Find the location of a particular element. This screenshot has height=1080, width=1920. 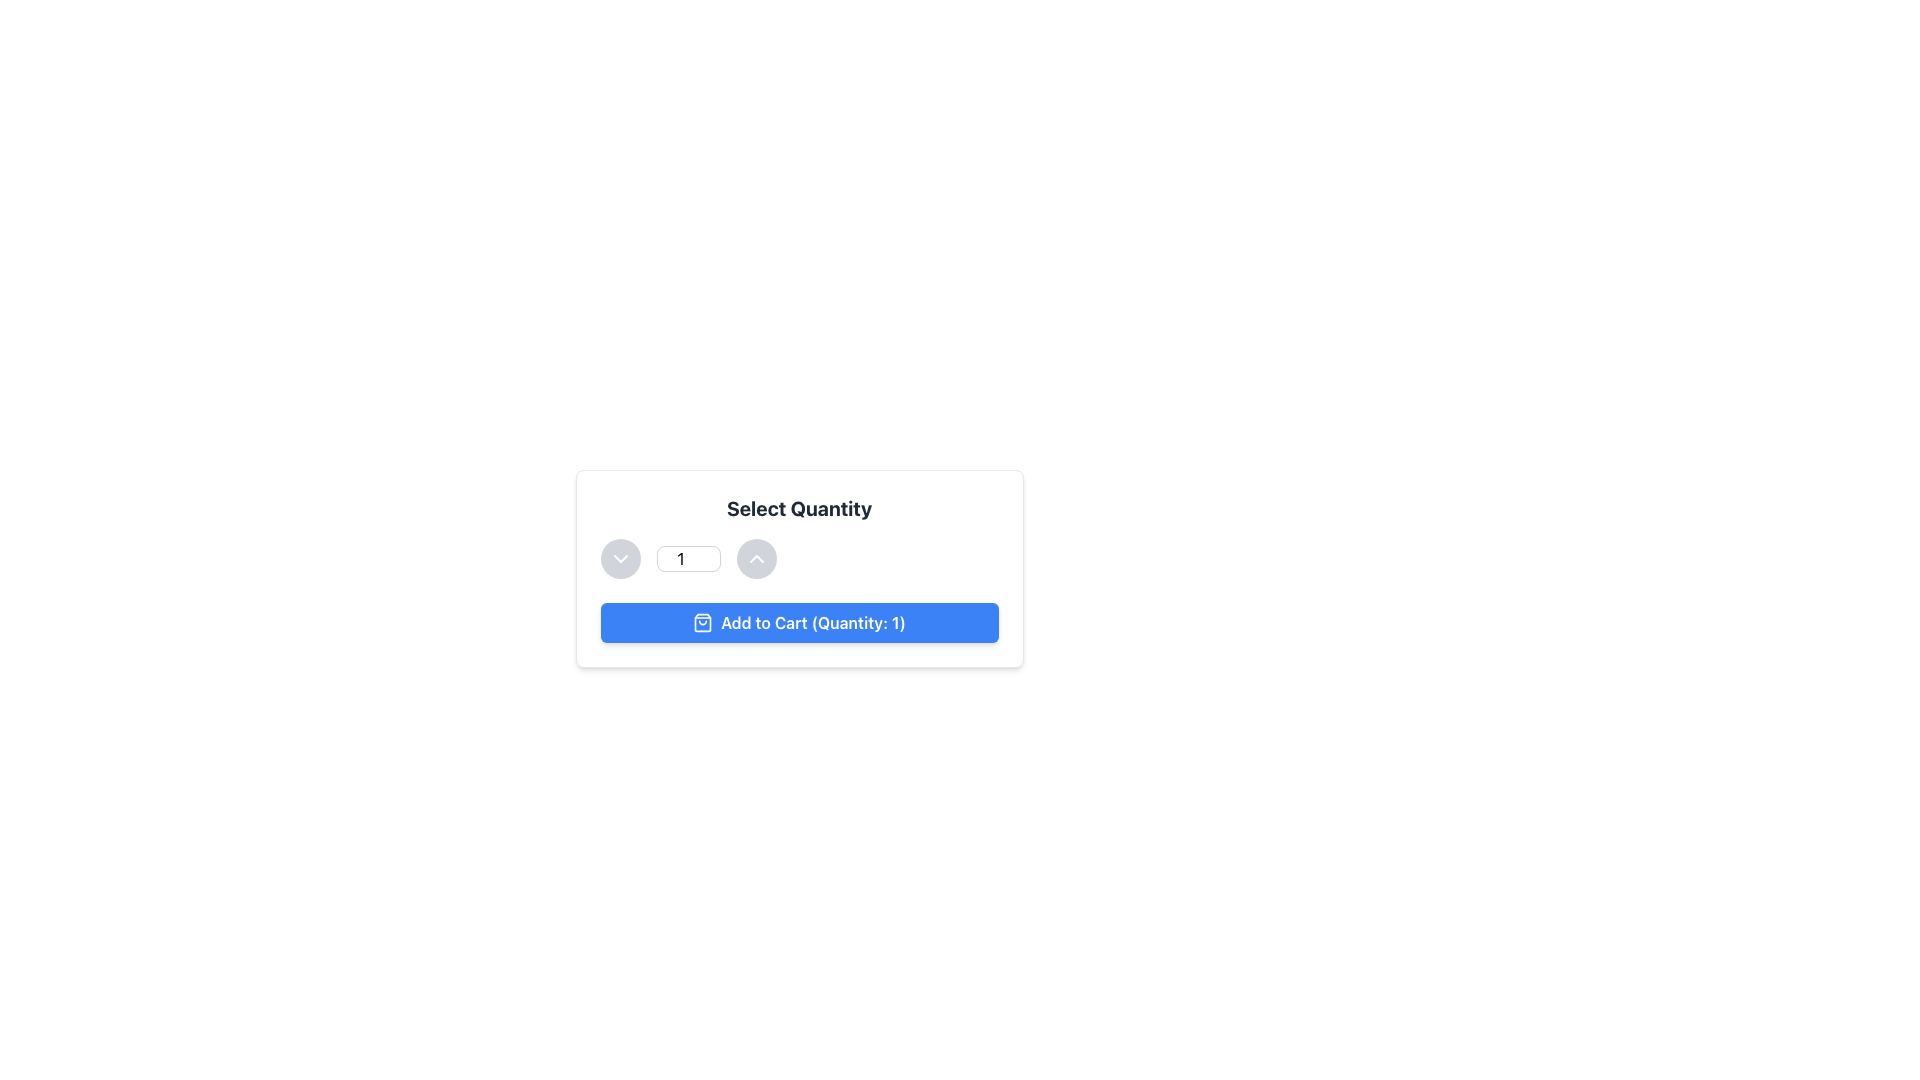

the increment button located to the right of the numeric input box in the 'Select Quantity' section to increase the quantity by one is located at coordinates (755, 559).